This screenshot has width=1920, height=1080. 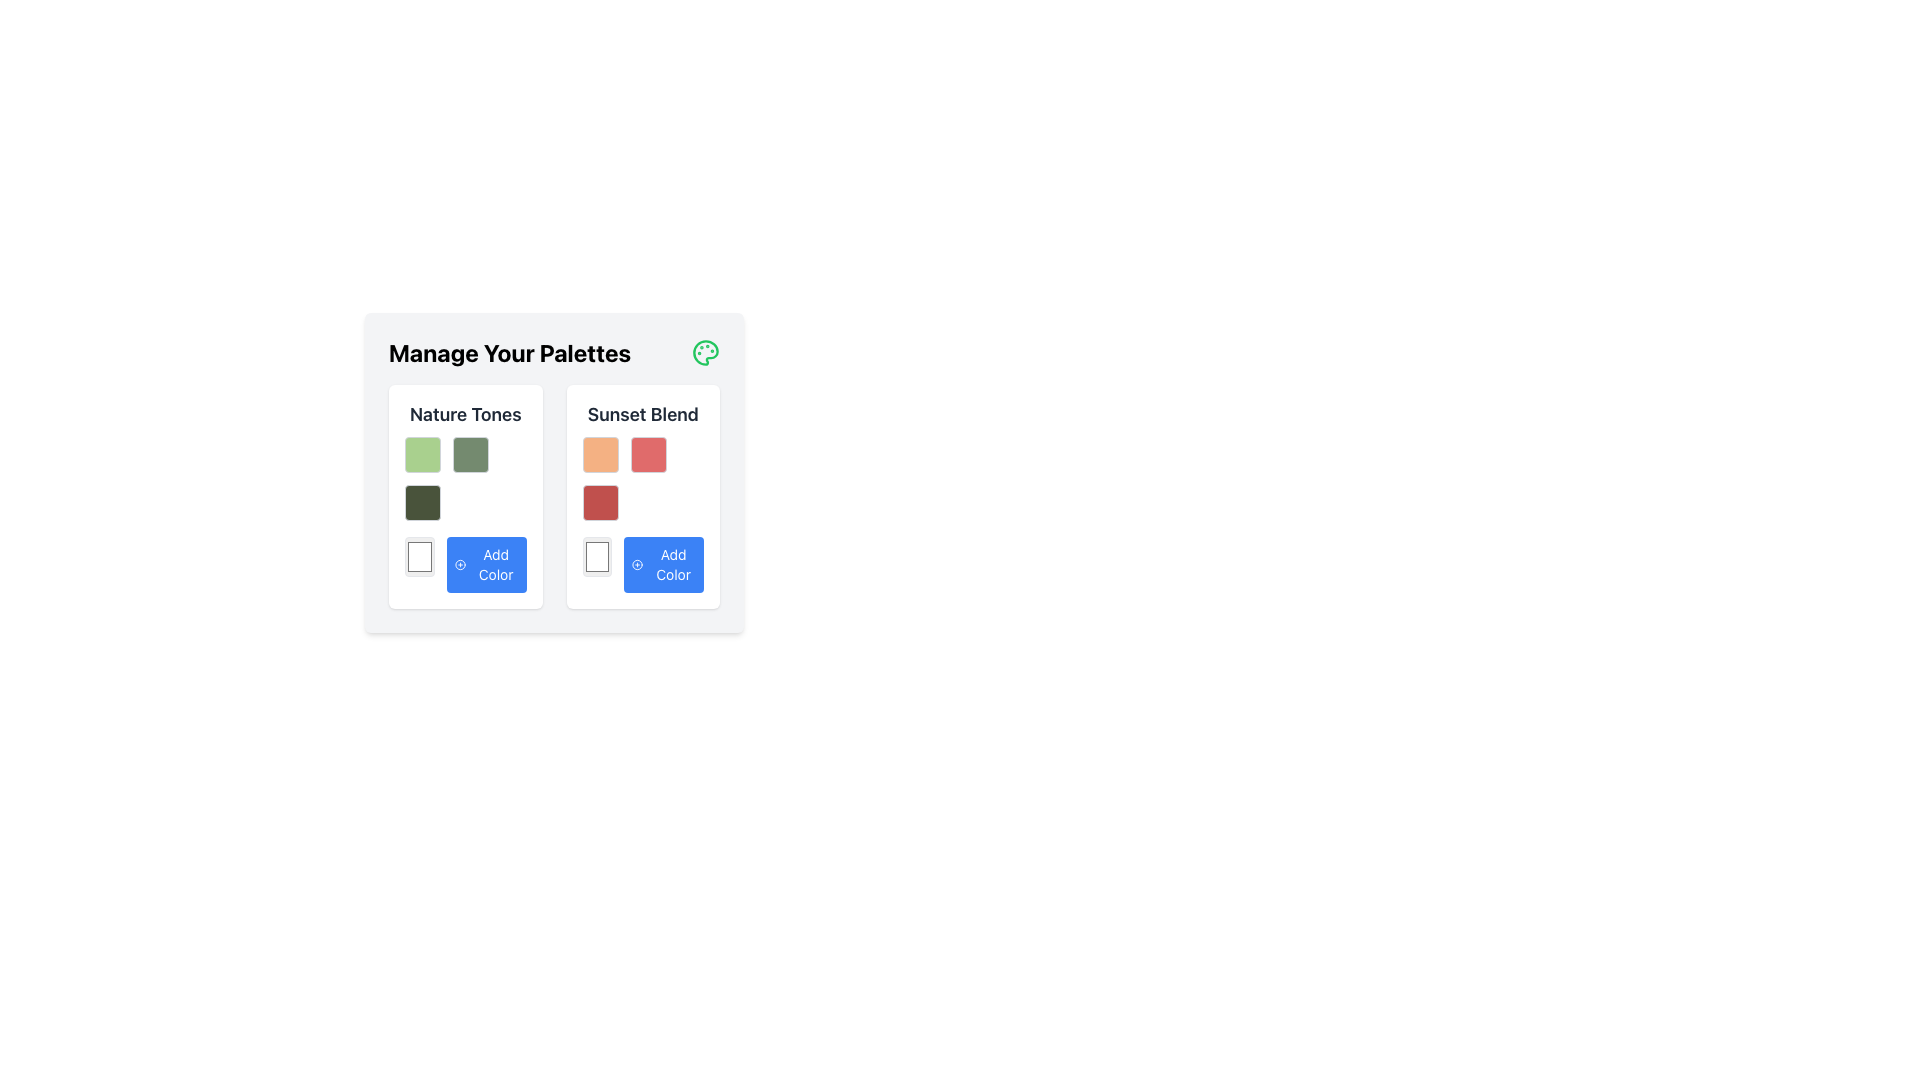 I want to click on the top-left Color Swatch element with a light-green background in the 'Nature Tones' palette section, so click(x=421, y=455).